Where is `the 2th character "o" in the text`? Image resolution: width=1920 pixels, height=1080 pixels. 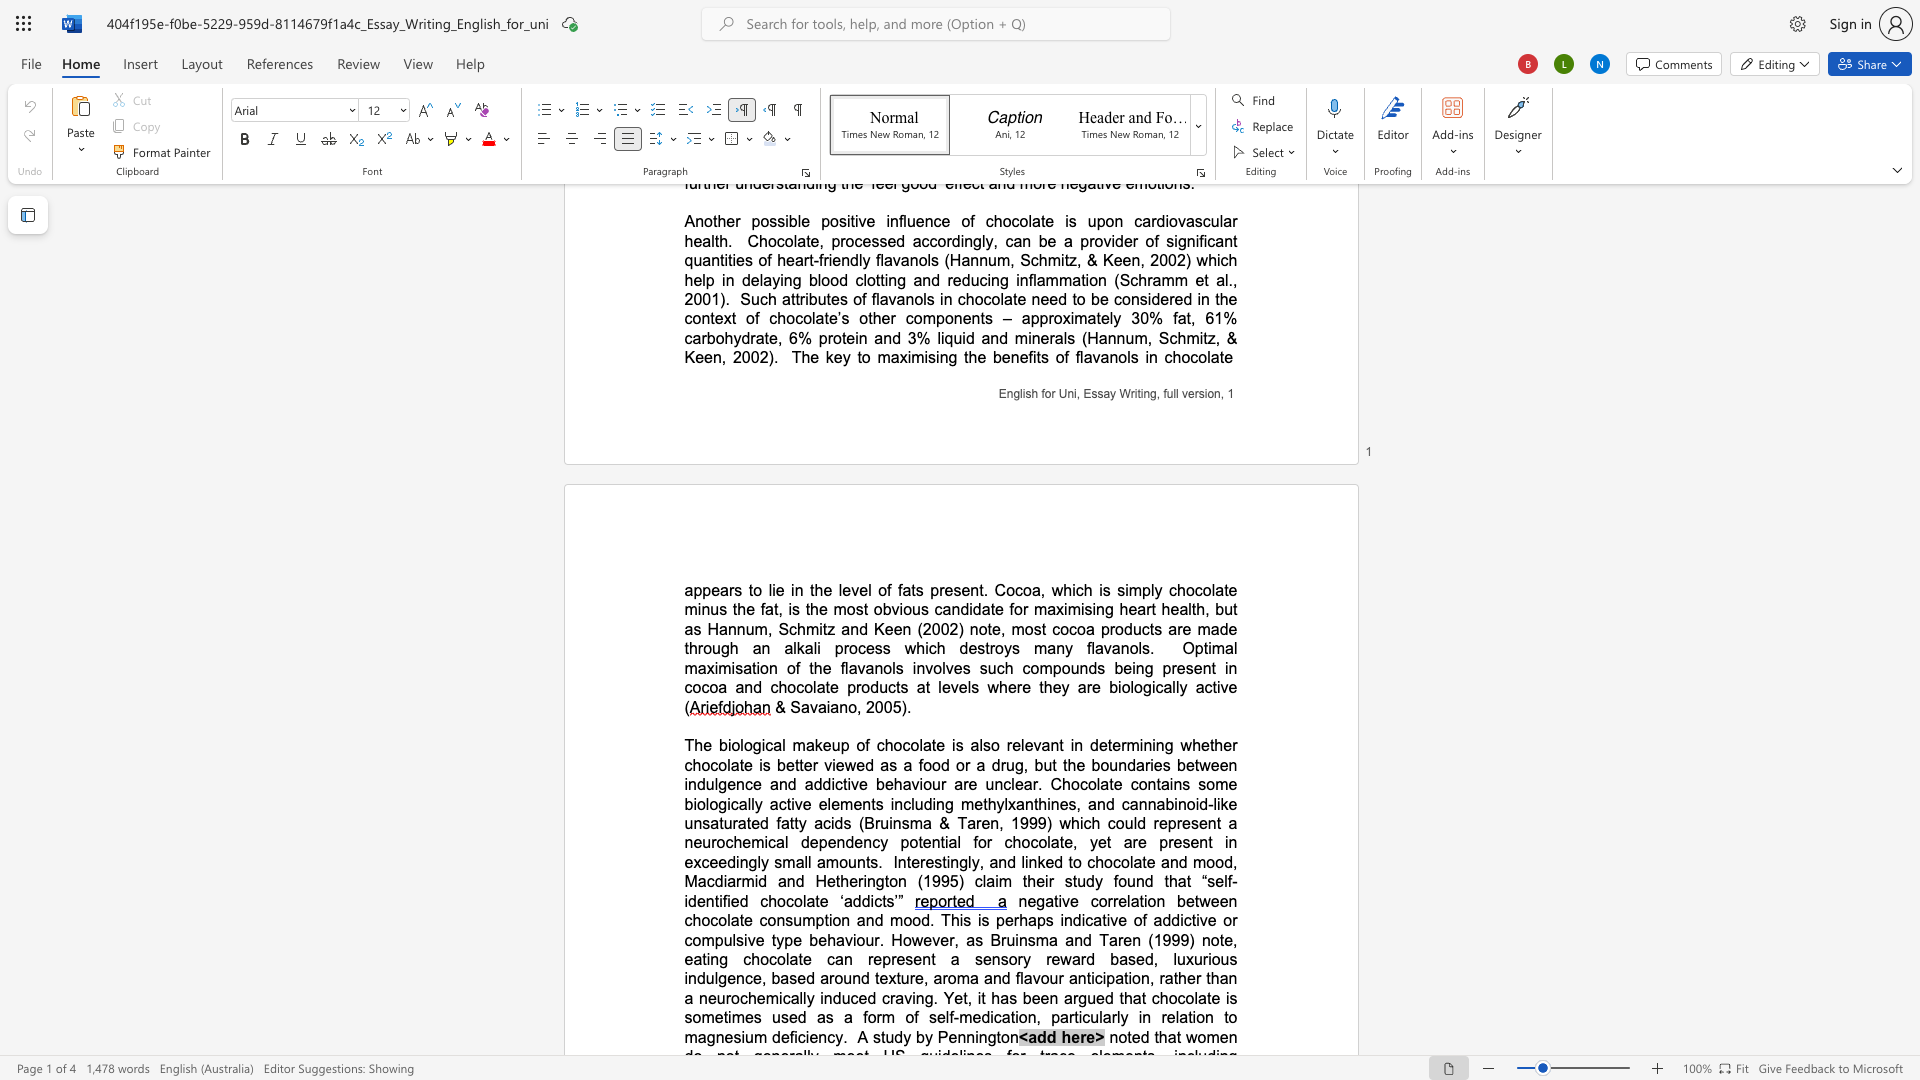
the 2th character "o" in the text is located at coordinates (1107, 861).